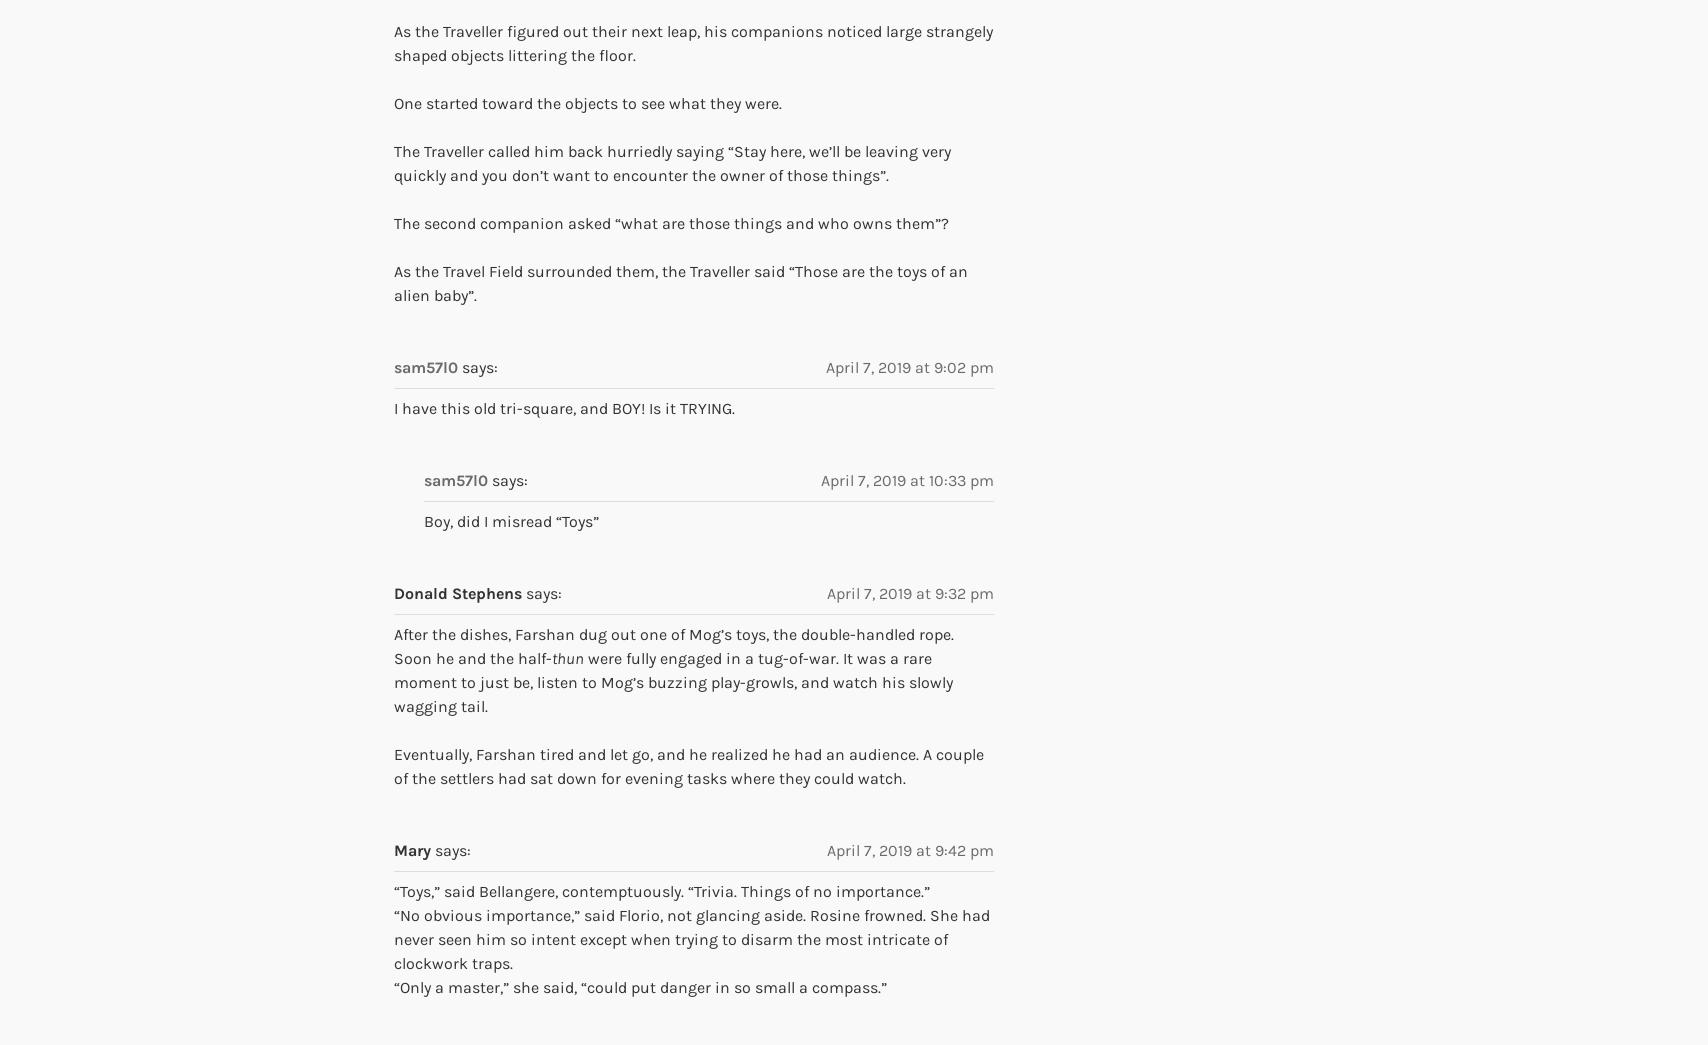 The width and height of the screenshot is (1708, 1045). Describe the element at coordinates (673, 646) in the screenshot. I see `'After the dishes, Farshan dug out one of Mog’s toys, the double-handled rope. Soon he and the half-'` at that location.